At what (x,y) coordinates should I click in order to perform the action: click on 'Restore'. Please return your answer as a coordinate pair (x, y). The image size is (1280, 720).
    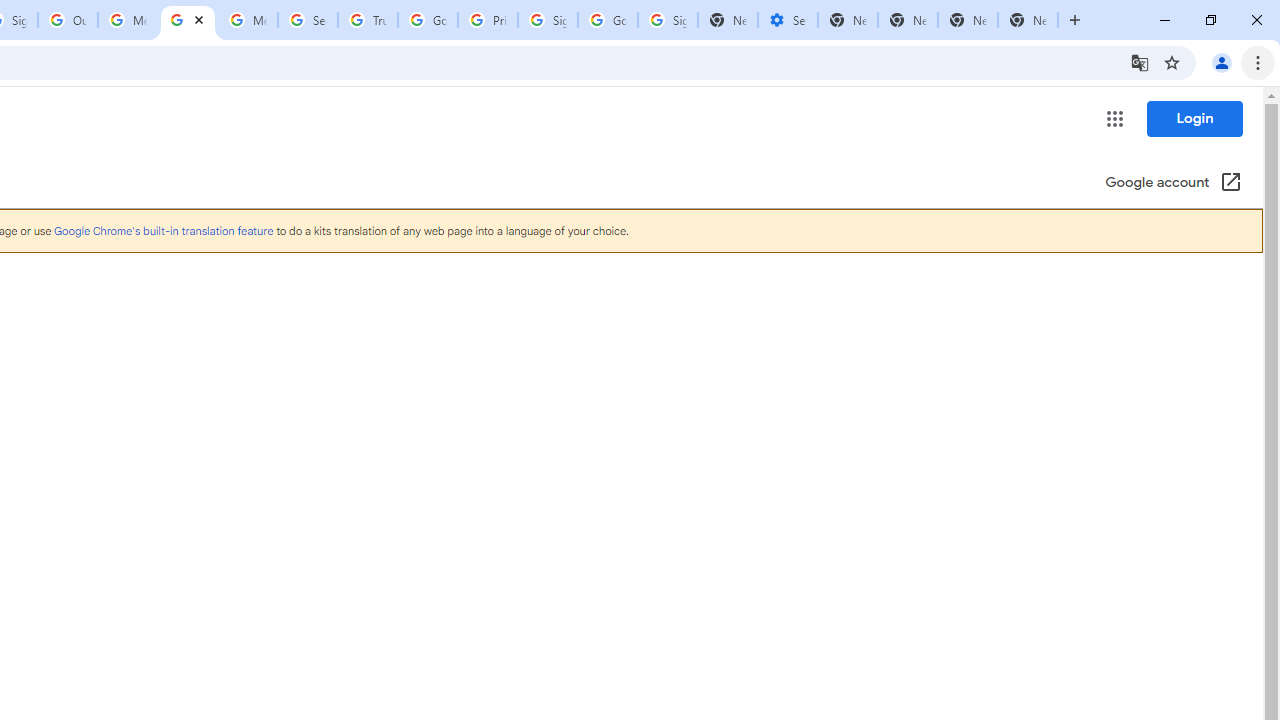
    Looking at the image, I should click on (1209, 20).